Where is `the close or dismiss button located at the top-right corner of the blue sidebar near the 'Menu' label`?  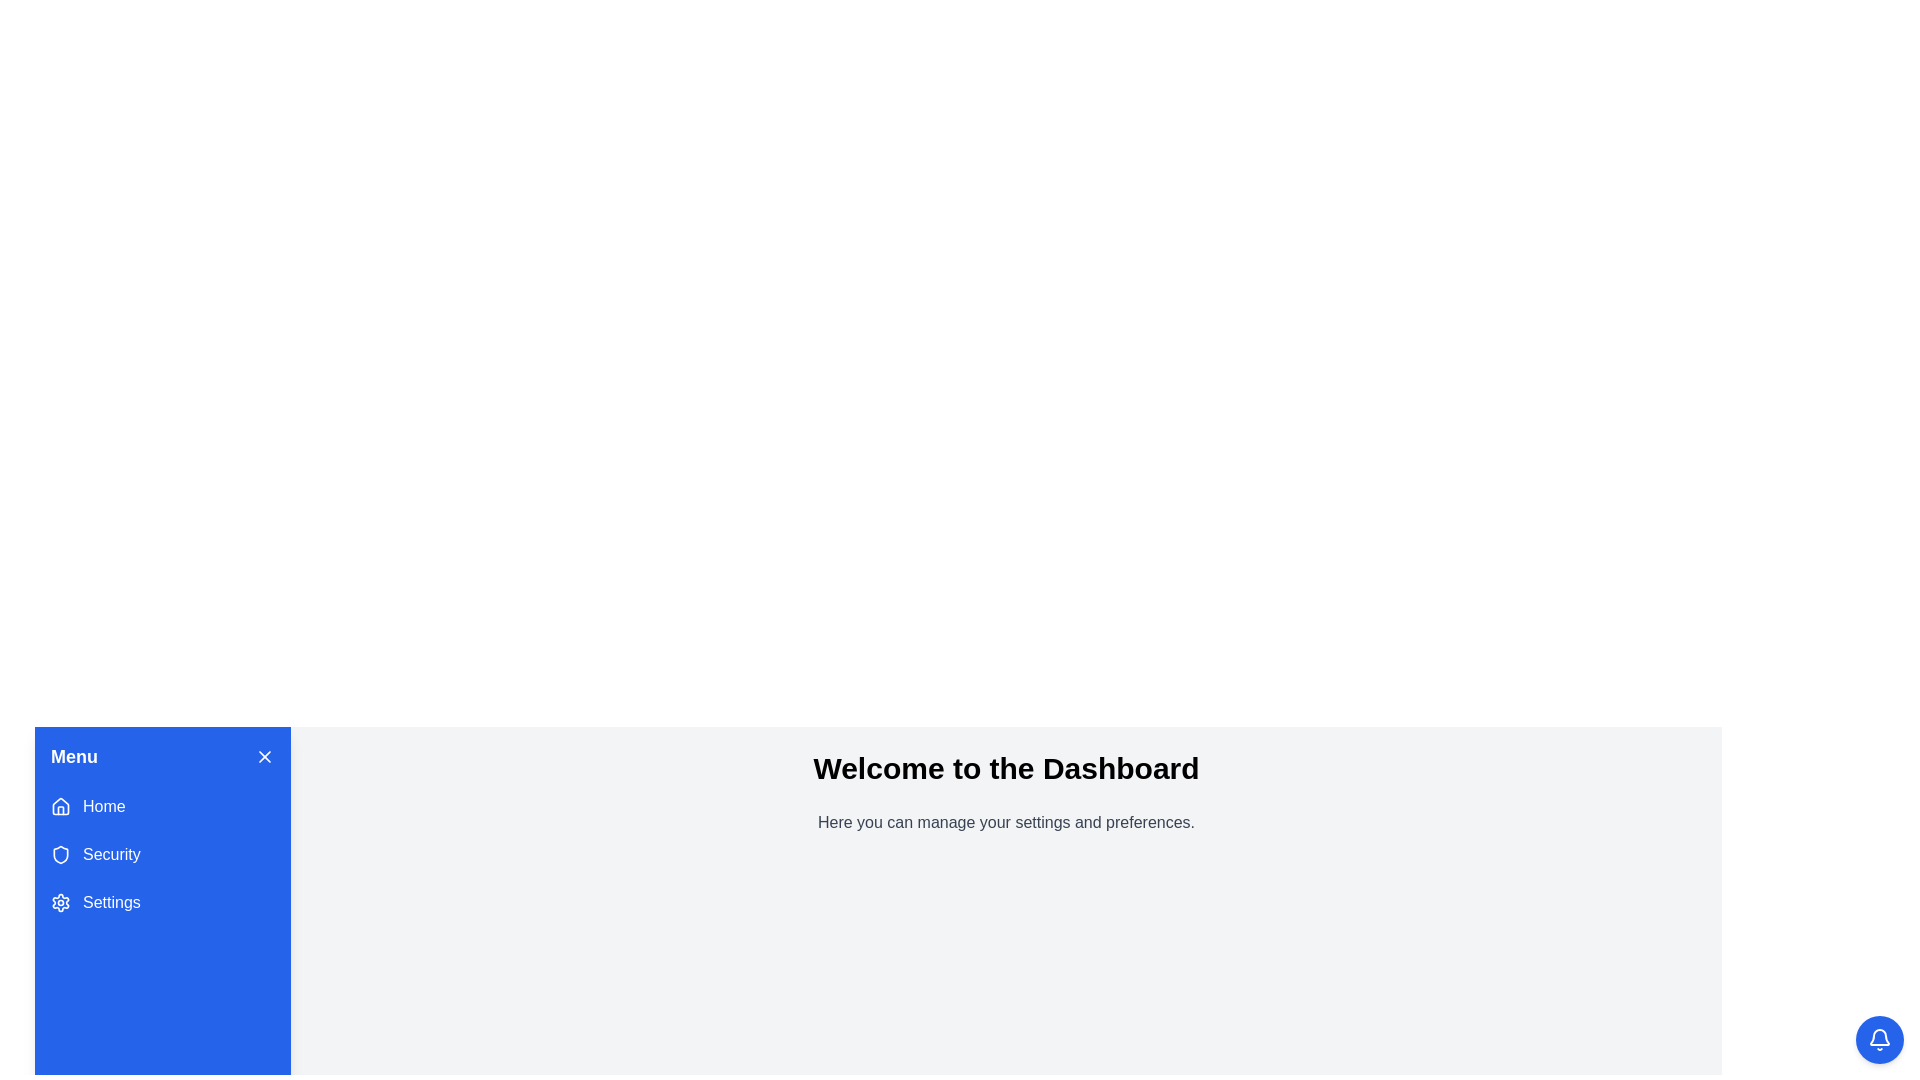
the close or dismiss button located at the top-right corner of the blue sidebar near the 'Menu' label is located at coordinates (263, 756).